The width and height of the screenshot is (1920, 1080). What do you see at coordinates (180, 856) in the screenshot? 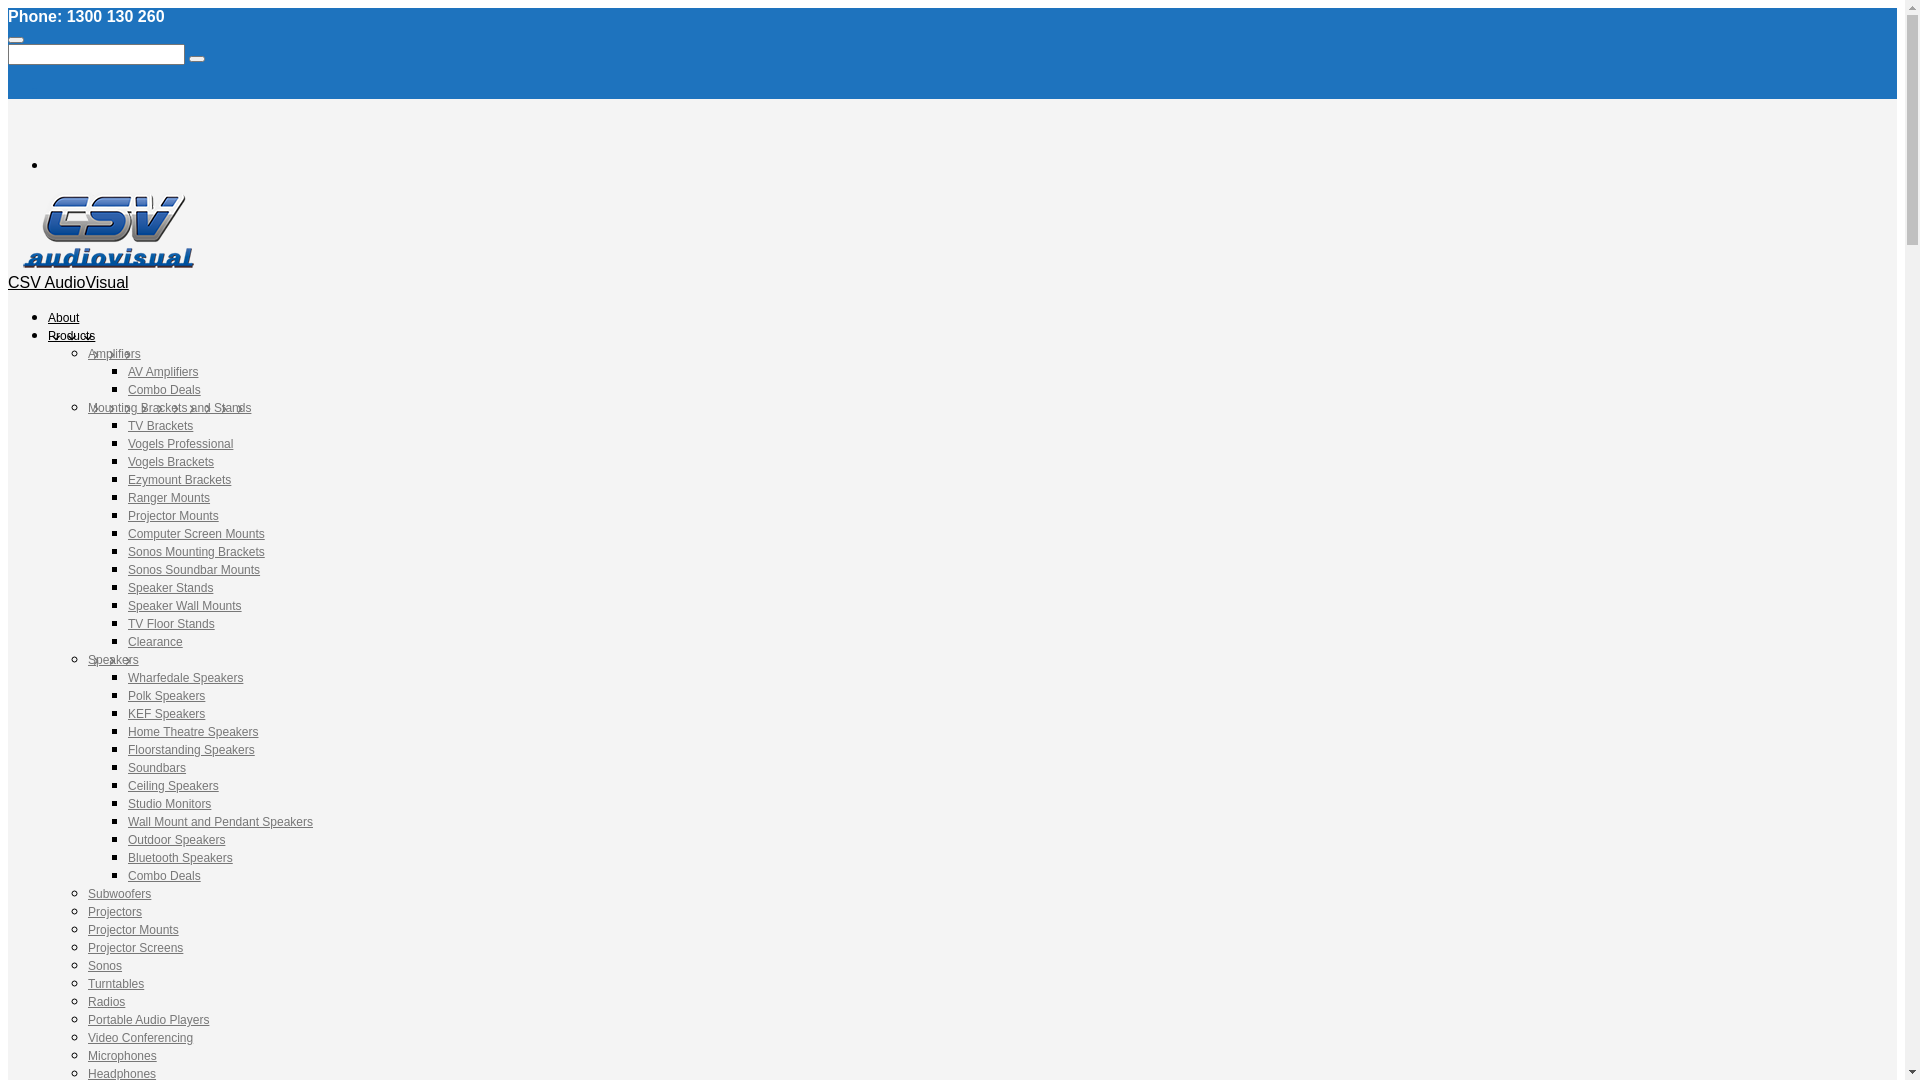
I see `'Bluetooth Speakers'` at bounding box center [180, 856].